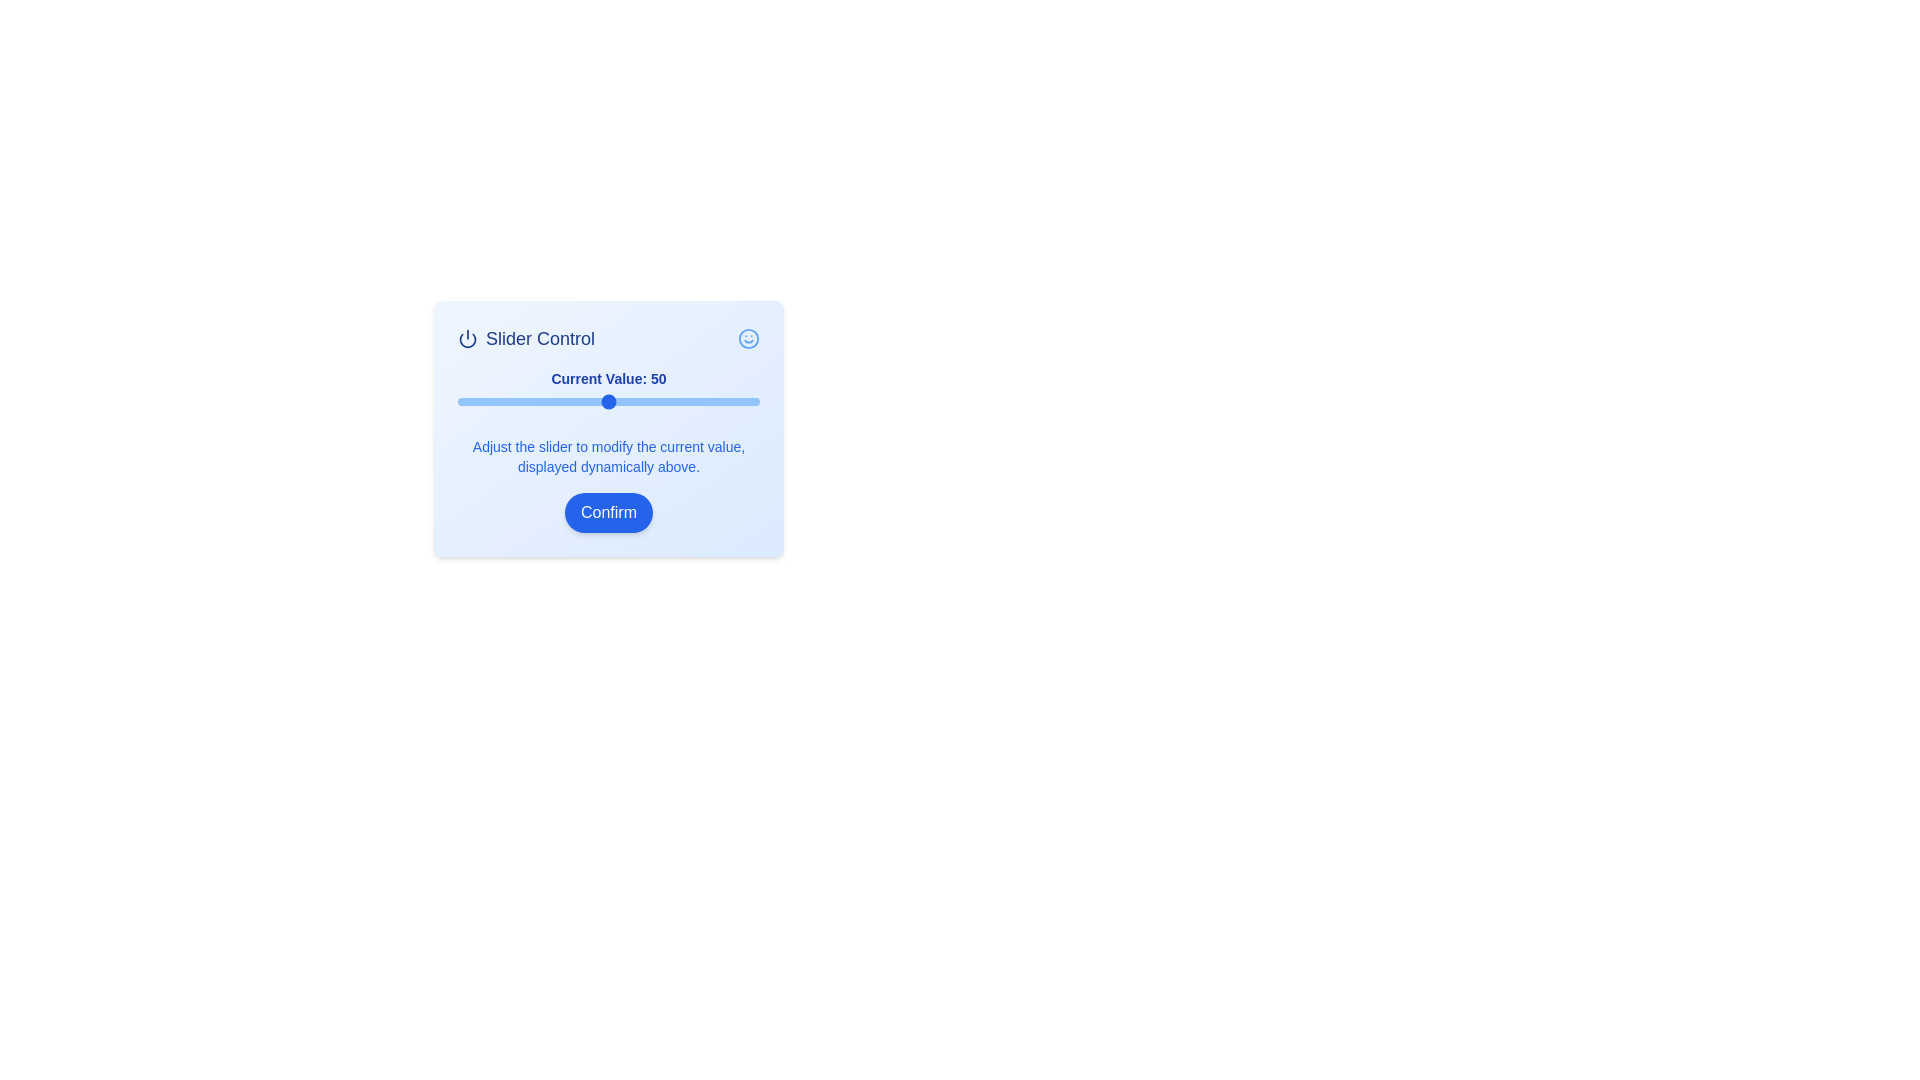 Image resolution: width=1920 pixels, height=1080 pixels. Describe the element at coordinates (645, 401) in the screenshot. I see `the slider value` at that location.